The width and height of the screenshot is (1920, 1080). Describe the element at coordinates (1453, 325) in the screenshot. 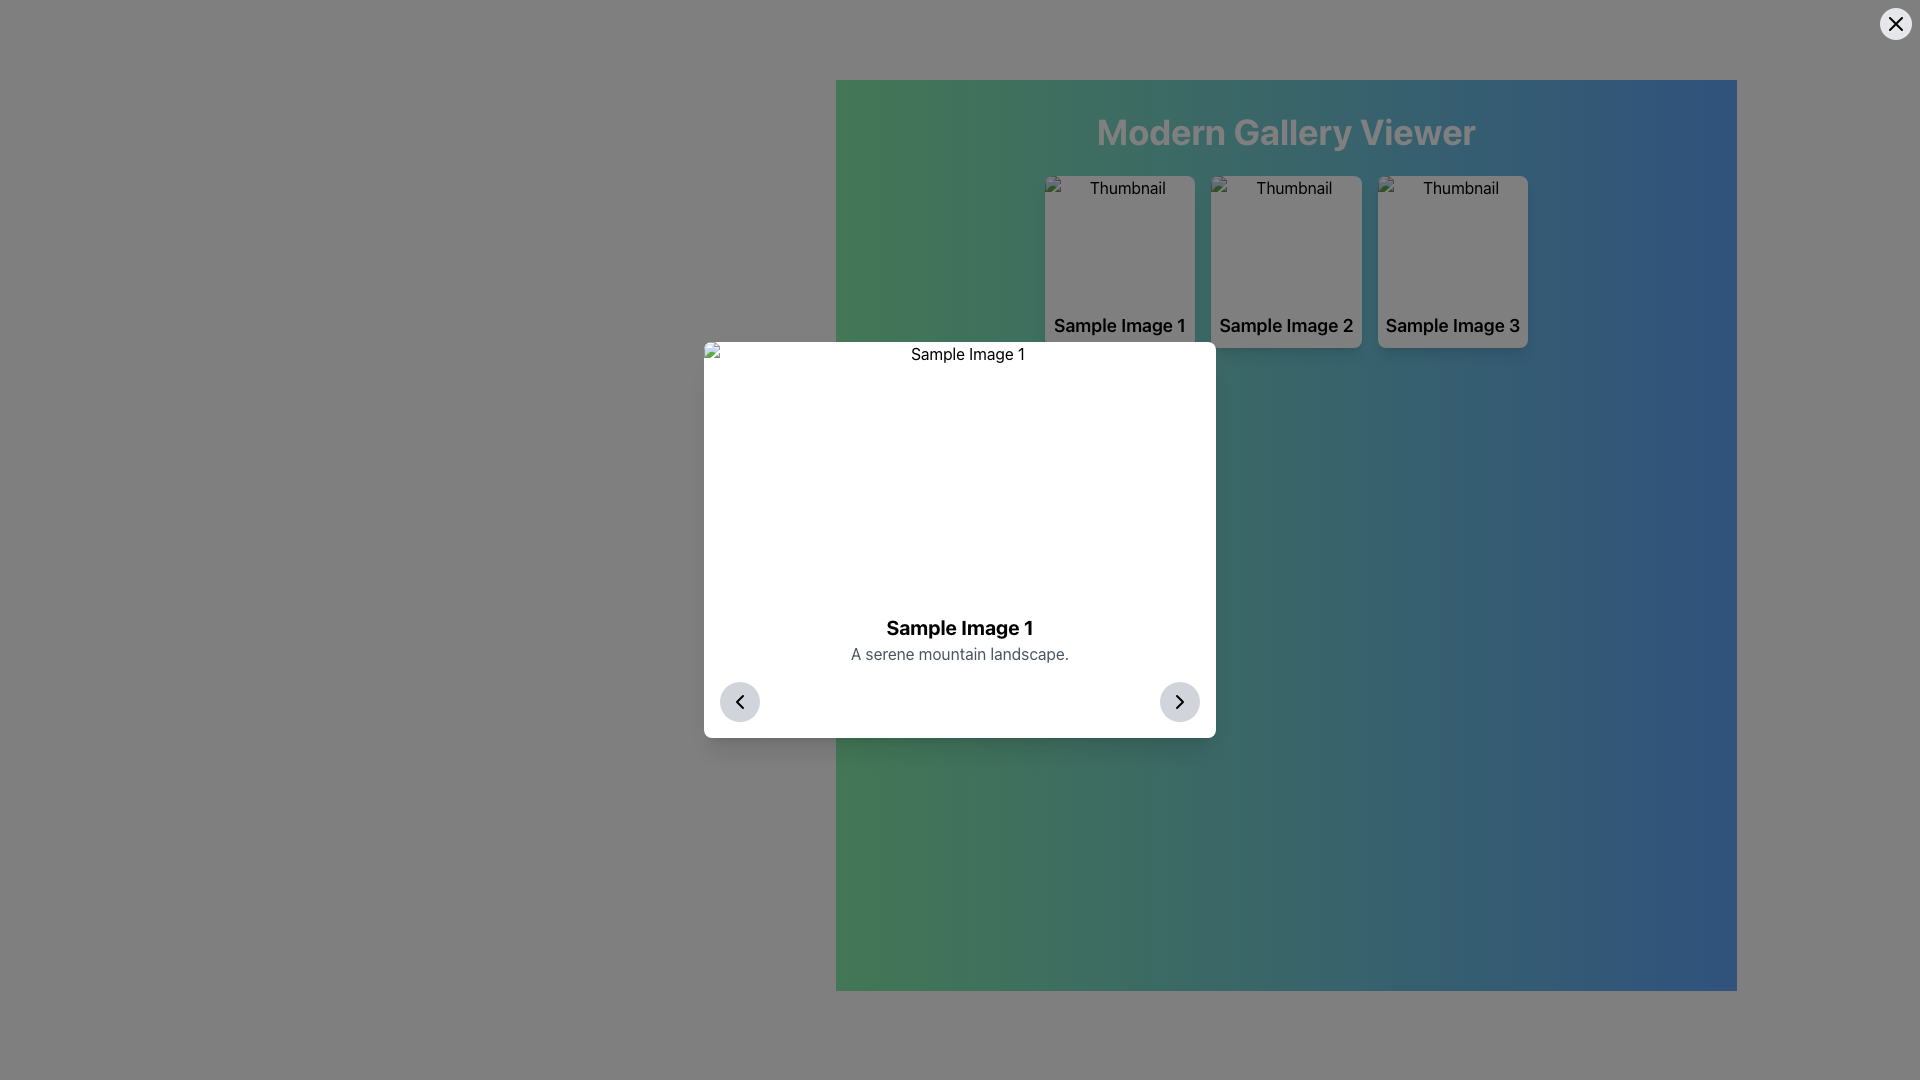

I see `the Text Label that provides information about the thumbnail image in the third card of the Modern Gallery Viewer` at that location.